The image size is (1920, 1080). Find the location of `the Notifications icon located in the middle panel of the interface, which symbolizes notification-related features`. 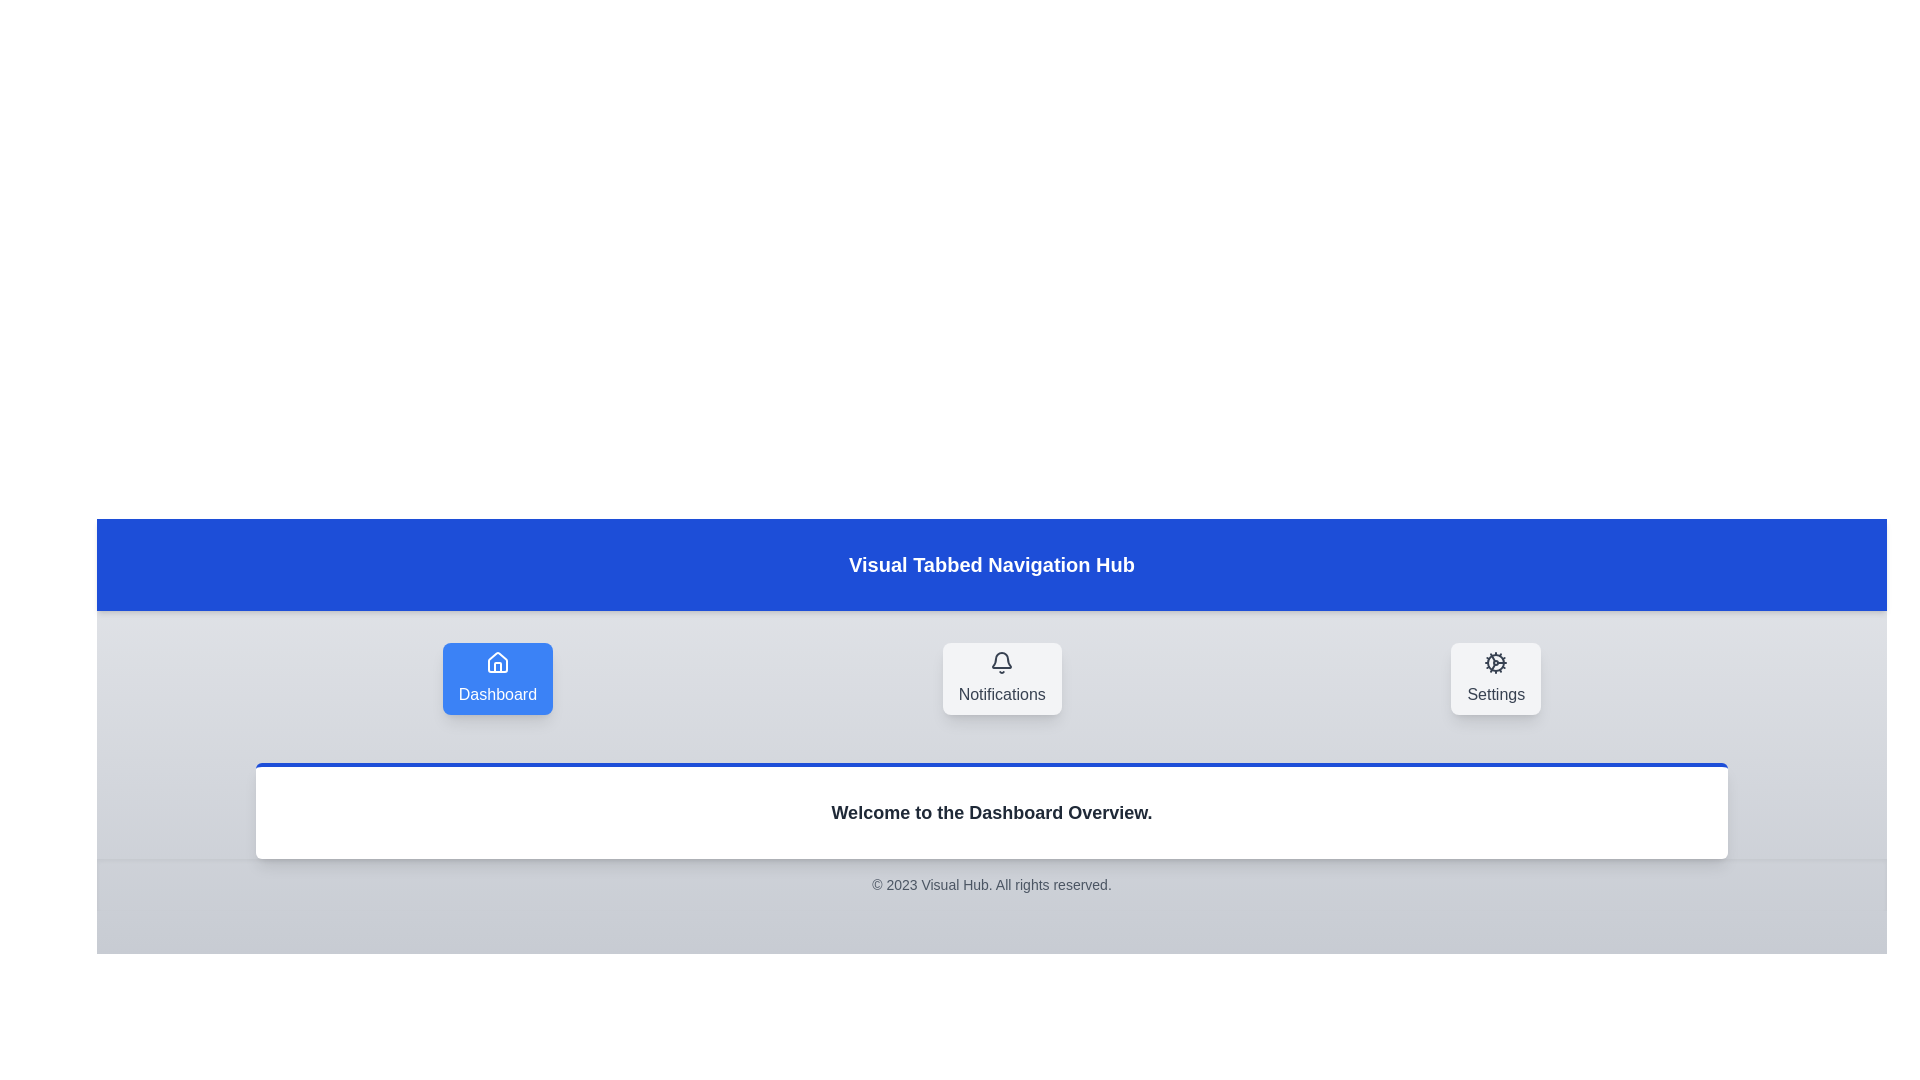

the Notifications icon located in the middle panel of the interface, which symbolizes notification-related features is located at coordinates (1002, 663).